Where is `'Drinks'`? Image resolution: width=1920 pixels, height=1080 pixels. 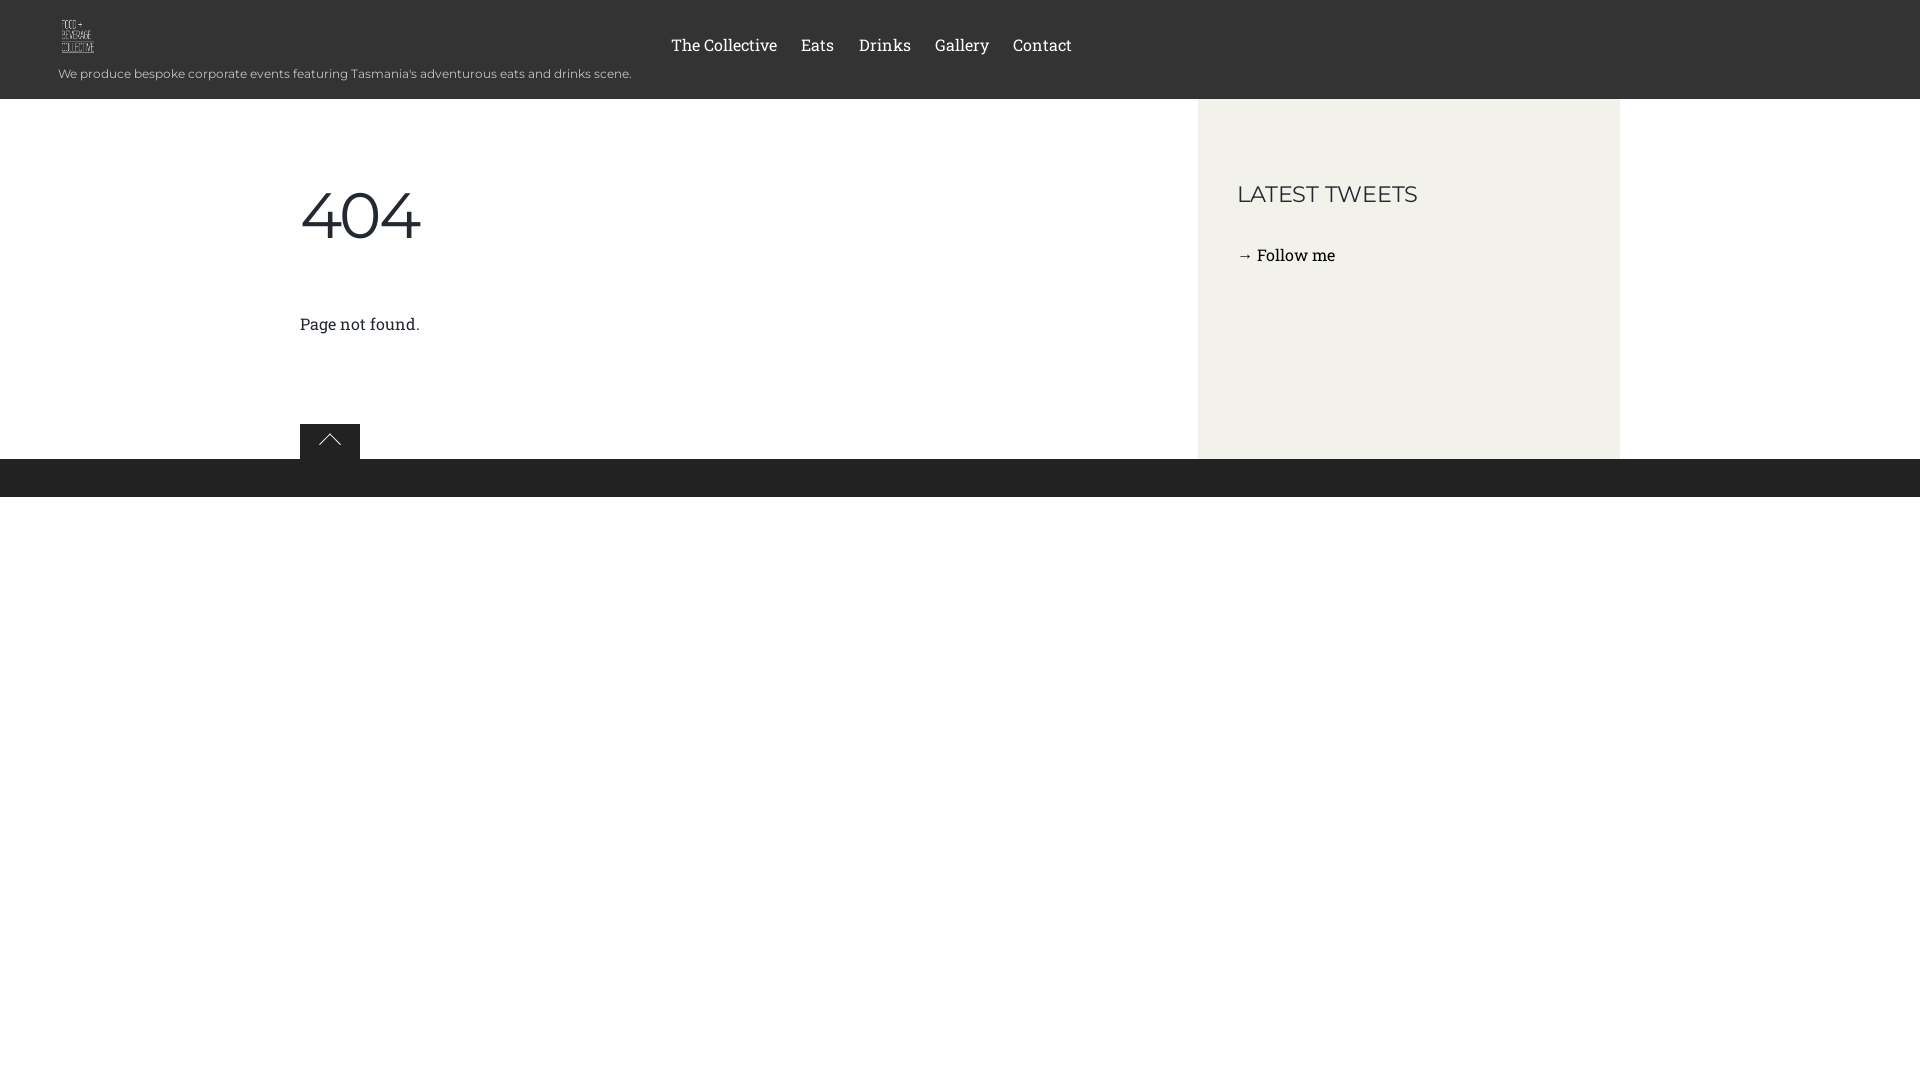 'Drinks' is located at coordinates (882, 48).